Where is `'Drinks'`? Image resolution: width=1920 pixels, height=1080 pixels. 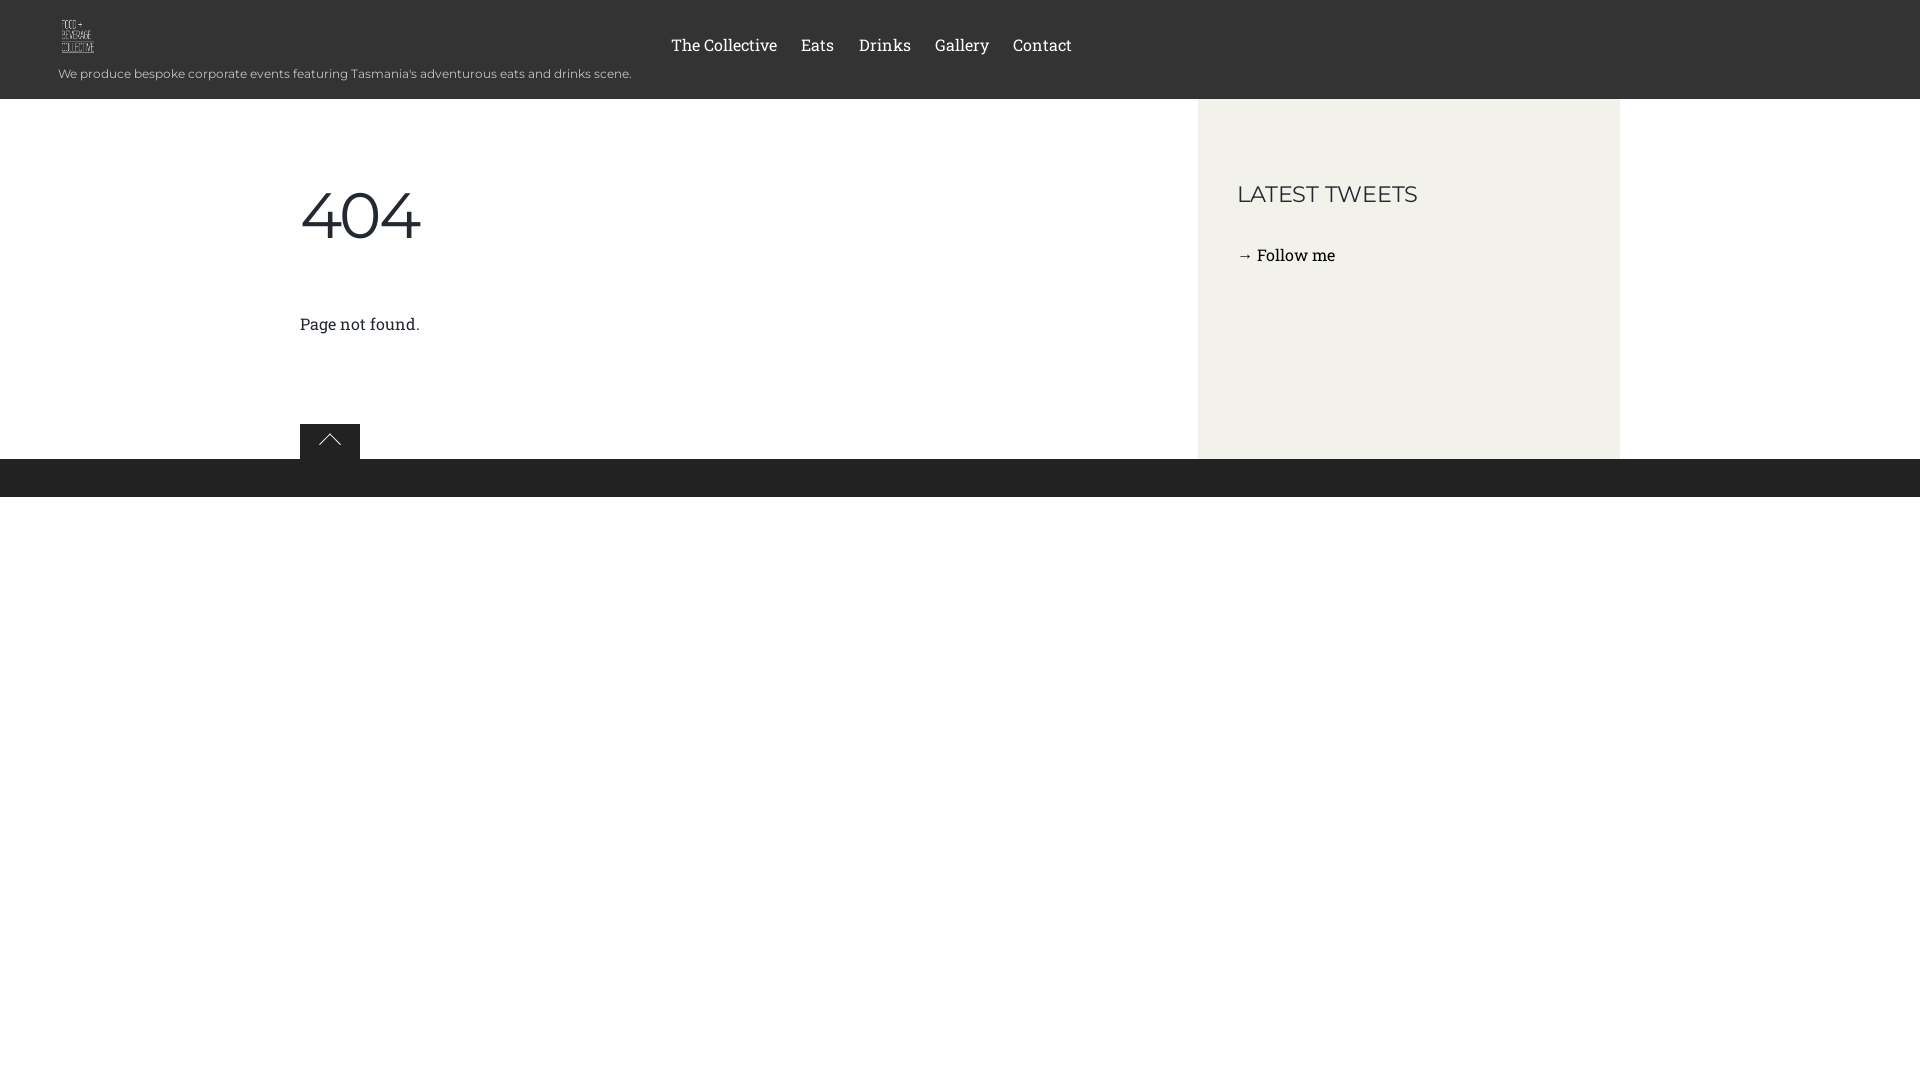 'Drinks' is located at coordinates (882, 48).